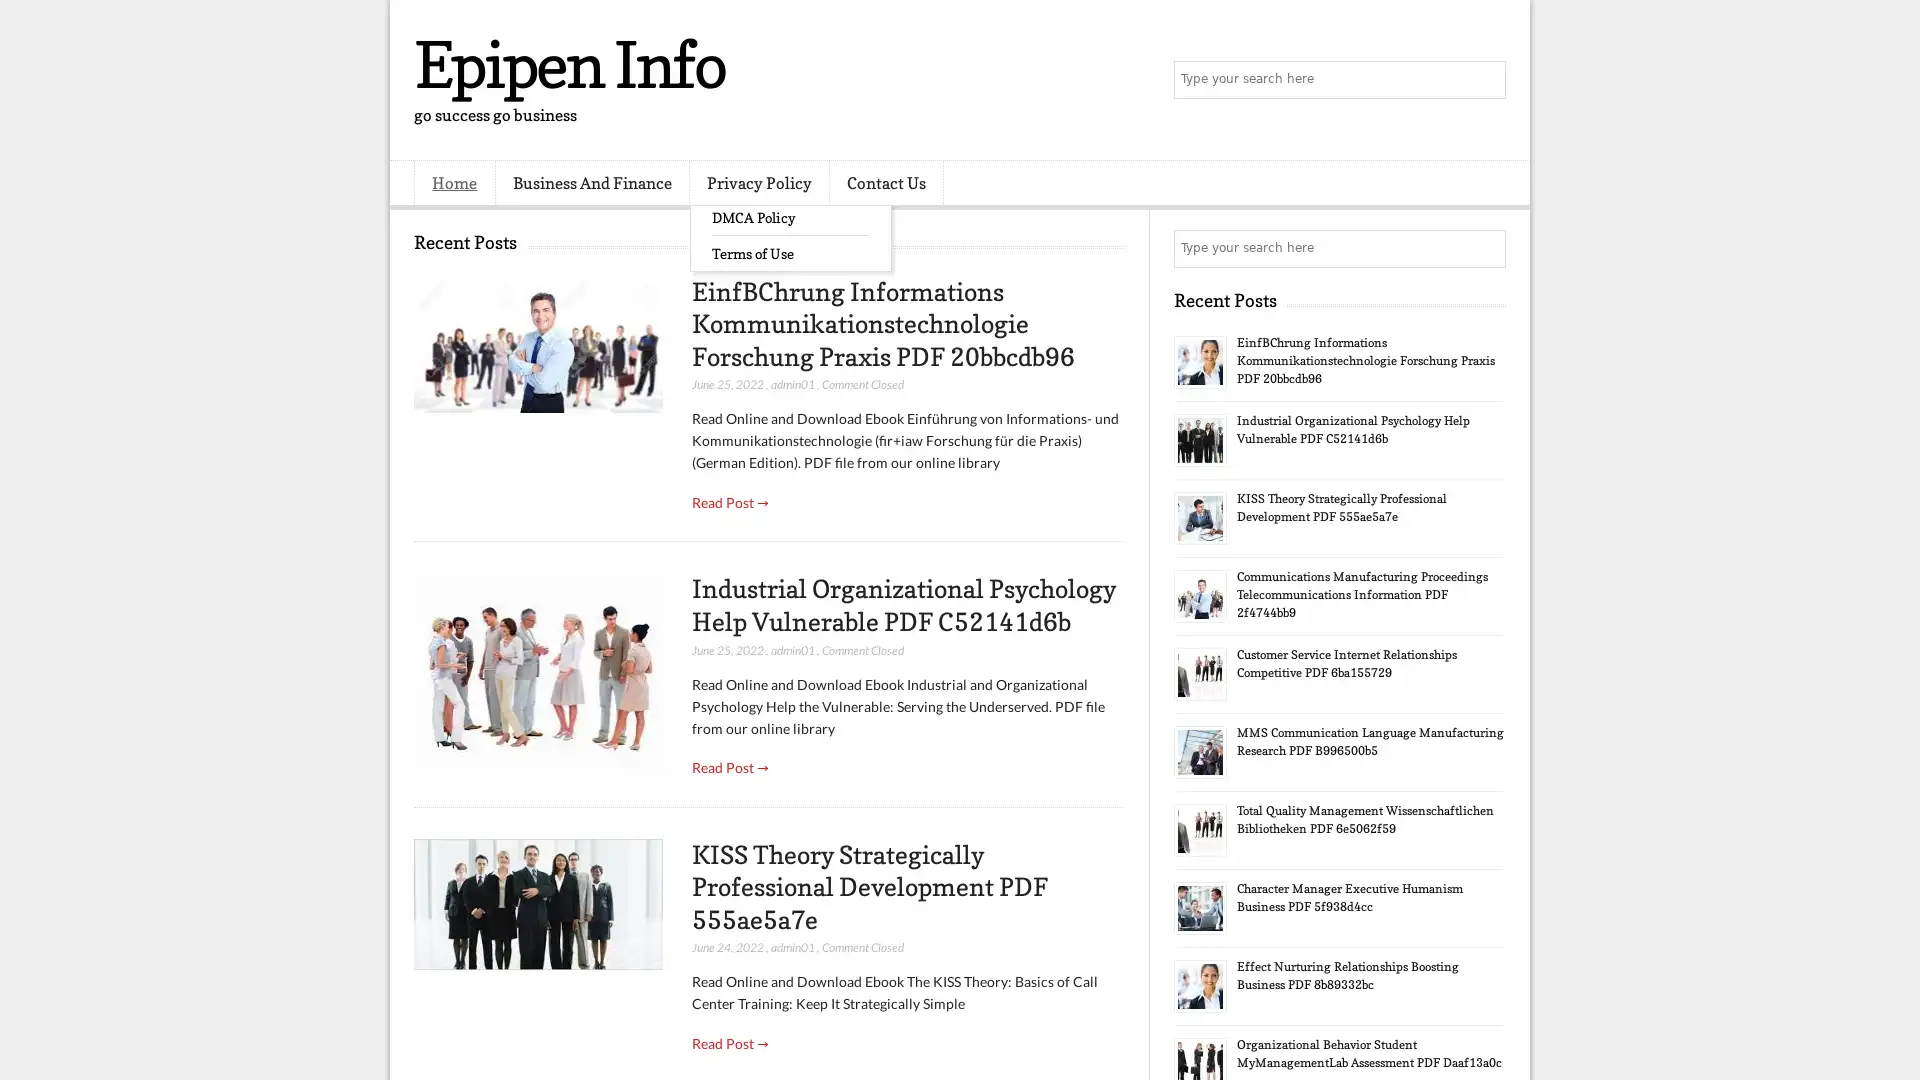 The image size is (1920, 1080). What do you see at coordinates (1485, 80) in the screenshot?
I see `Search` at bounding box center [1485, 80].